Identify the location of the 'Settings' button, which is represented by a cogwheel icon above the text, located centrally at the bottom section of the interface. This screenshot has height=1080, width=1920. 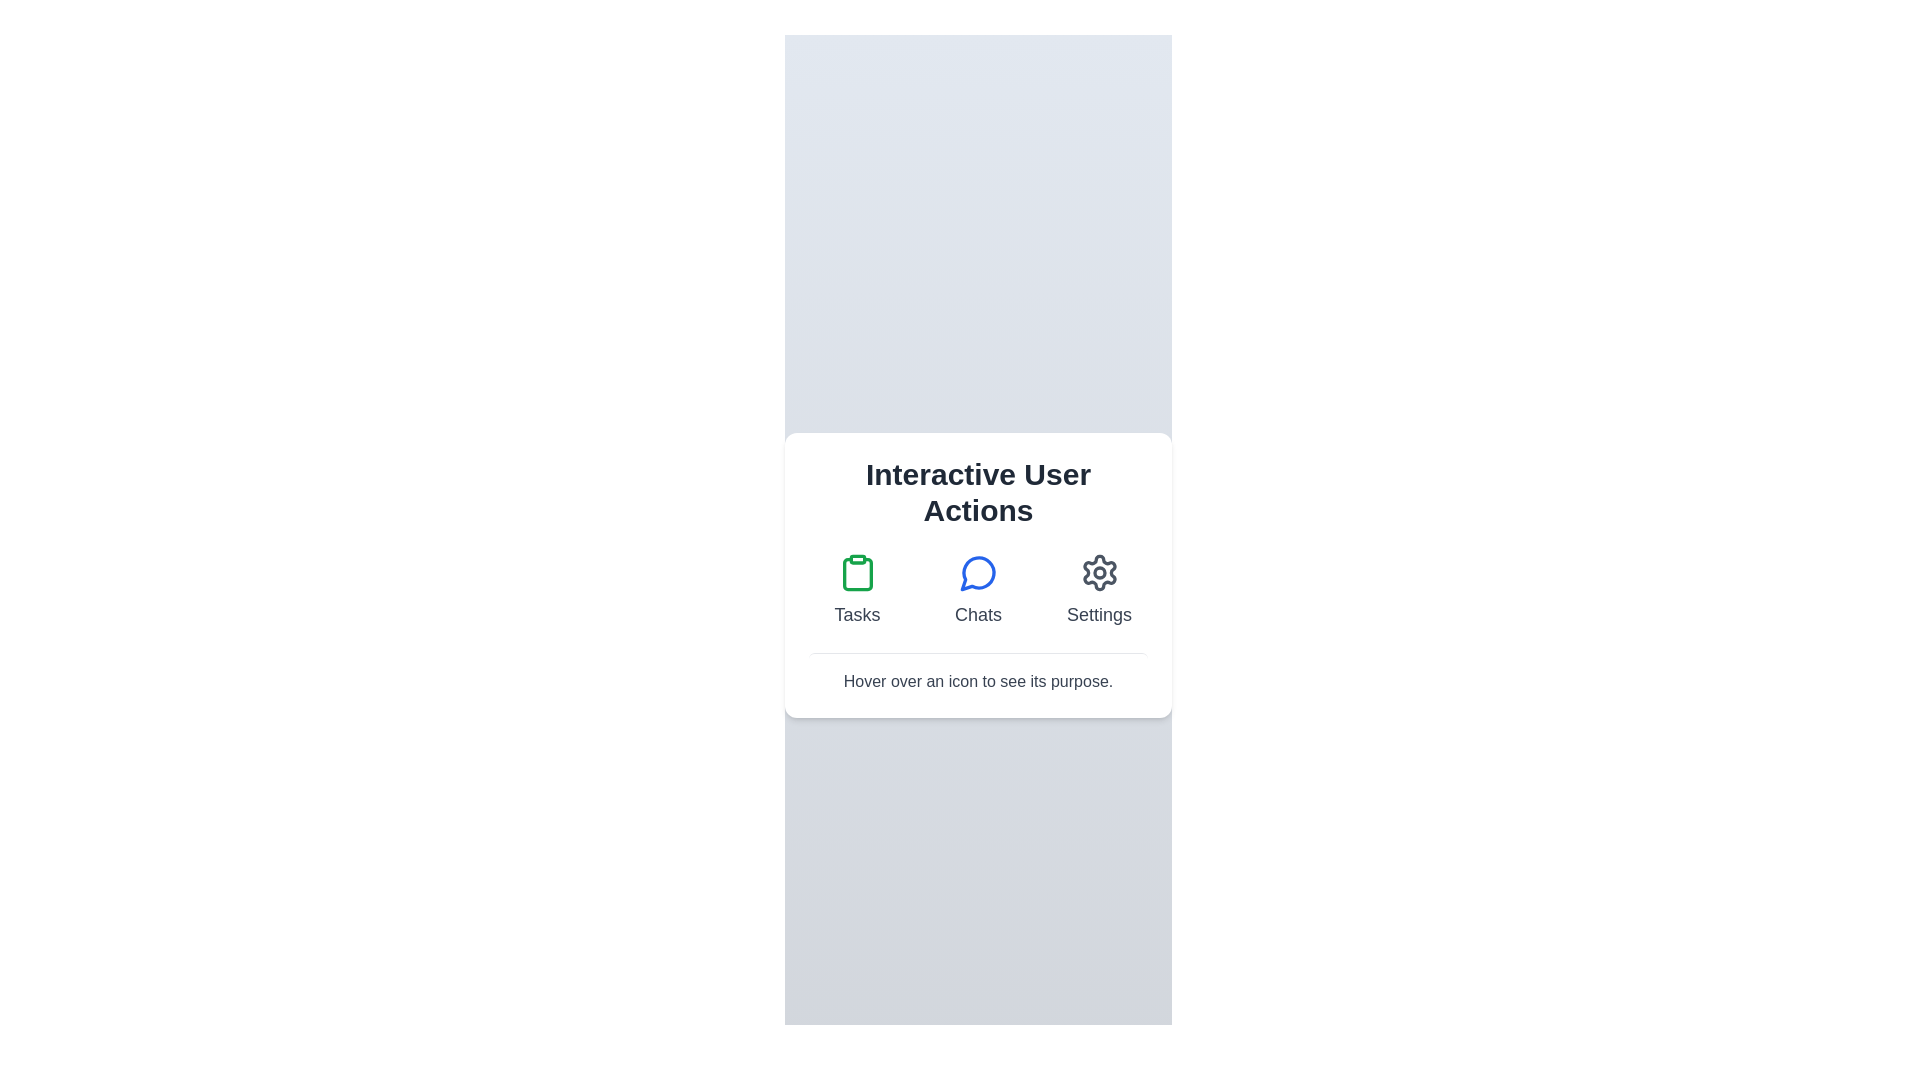
(1098, 589).